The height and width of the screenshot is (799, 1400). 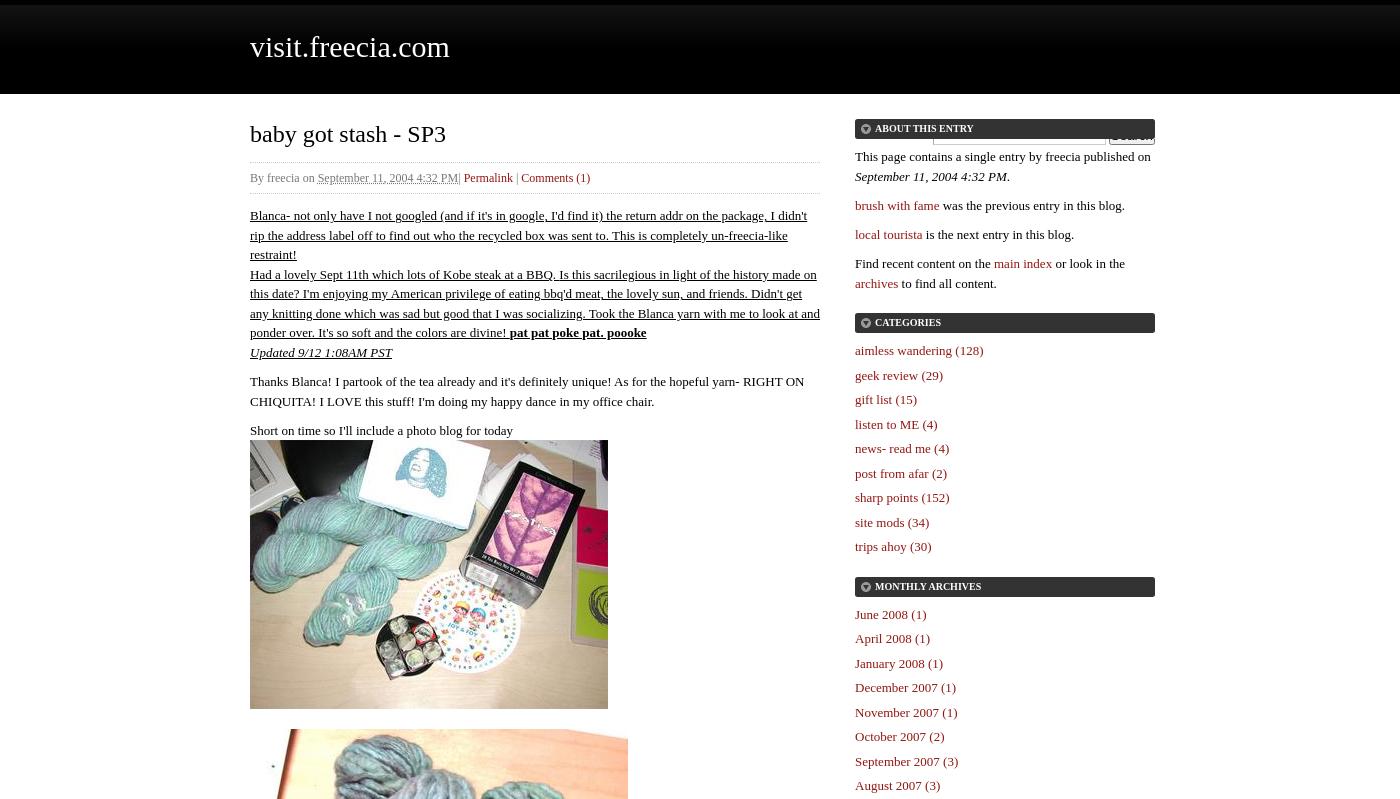 I want to click on 'is the next entry in this blog.', so click(x=998, y=233).